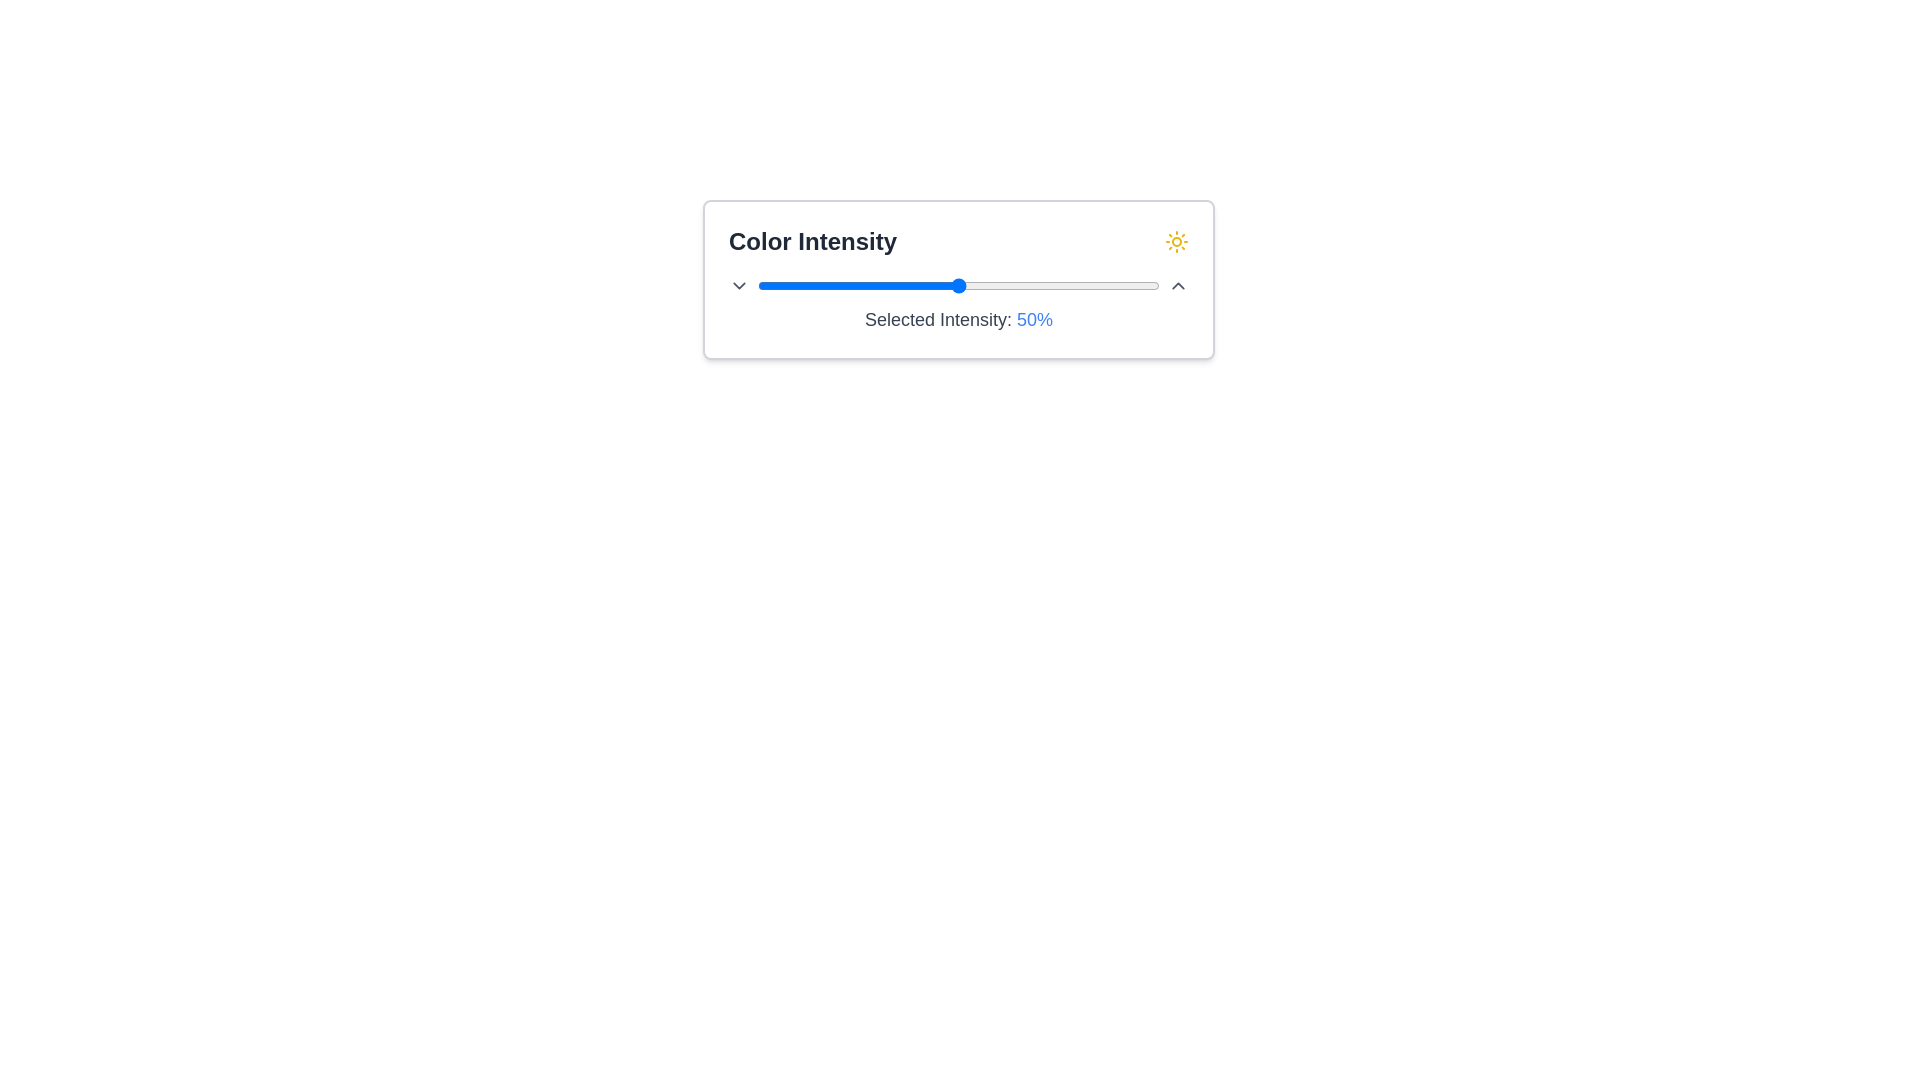 The width and height of the screenshot is (1920, 1080). I want to click on the text display that indicates the currently selected intensity level, which reads 'Selected Intensity: 50%', located below the slider in the middle-right region of the interface, so click(1035, 319).